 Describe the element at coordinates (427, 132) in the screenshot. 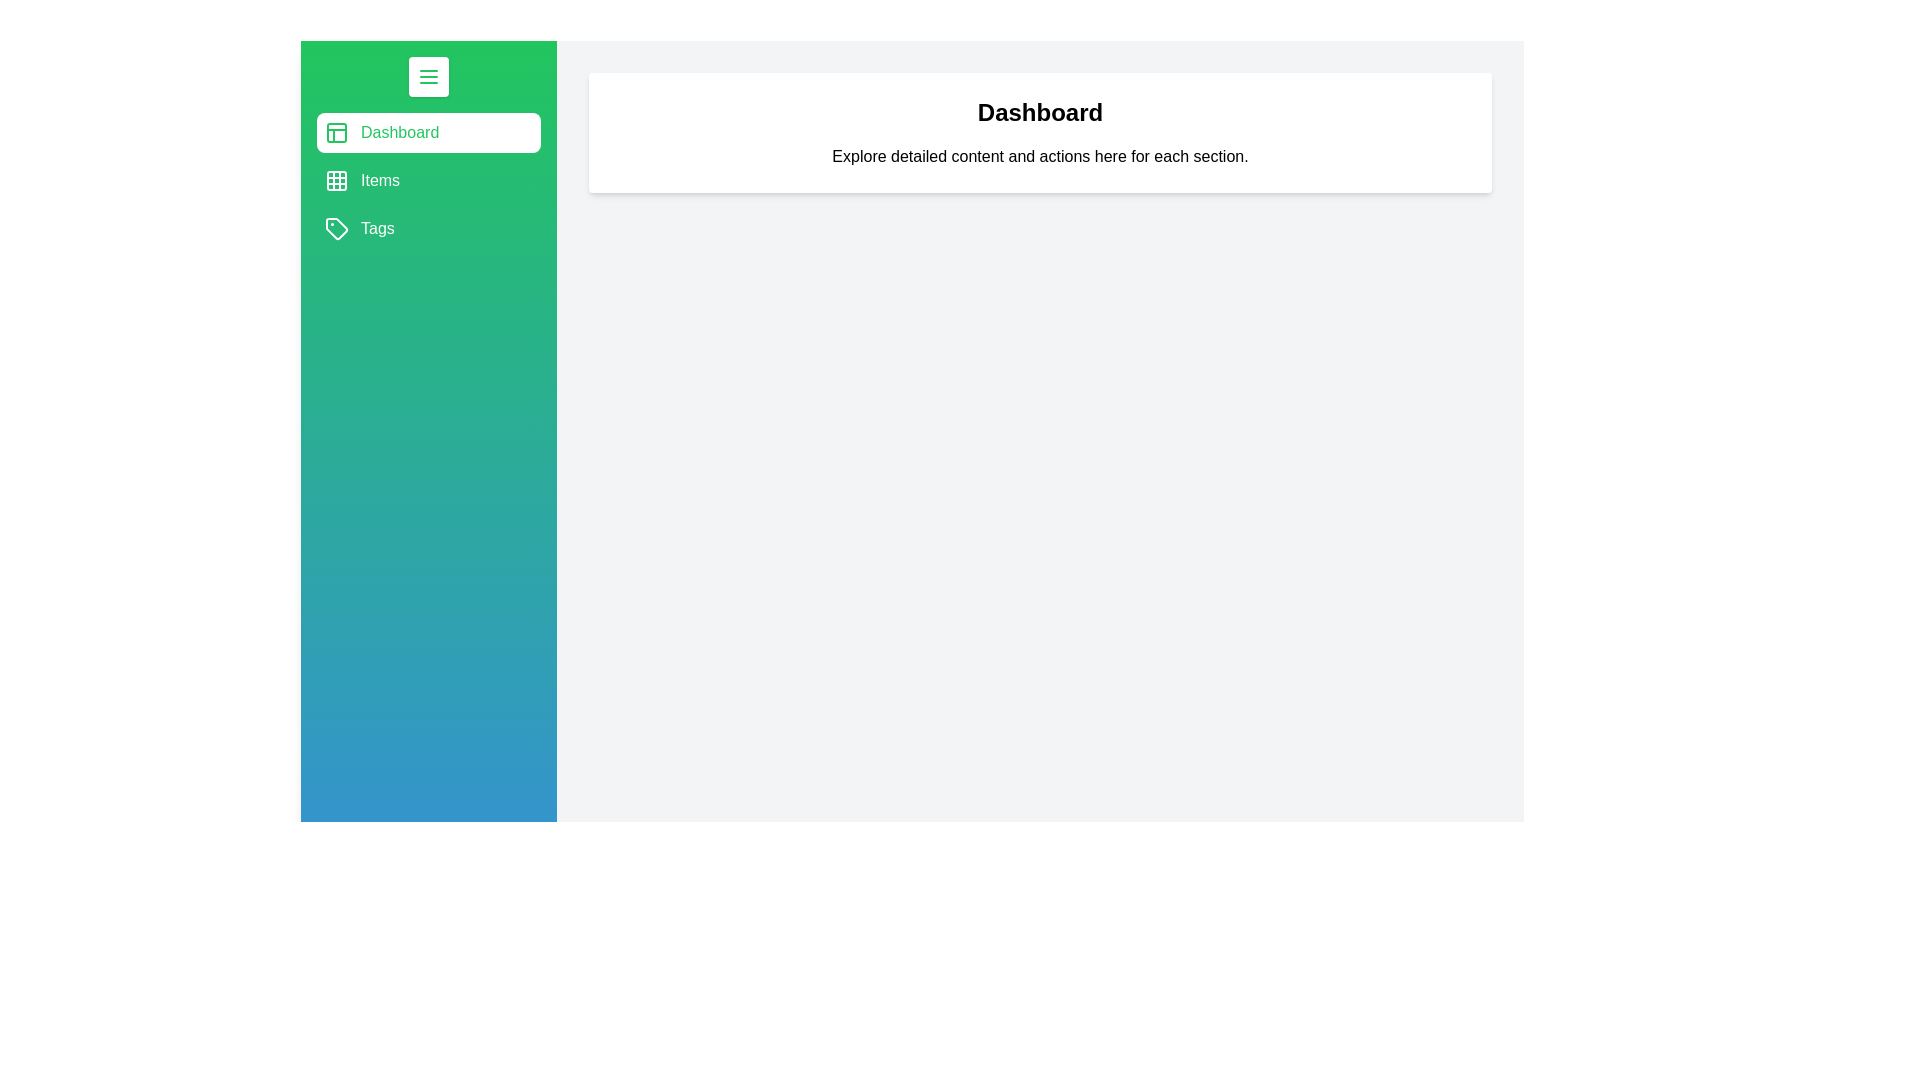

I see `the section Dashboard to select it` at that location.